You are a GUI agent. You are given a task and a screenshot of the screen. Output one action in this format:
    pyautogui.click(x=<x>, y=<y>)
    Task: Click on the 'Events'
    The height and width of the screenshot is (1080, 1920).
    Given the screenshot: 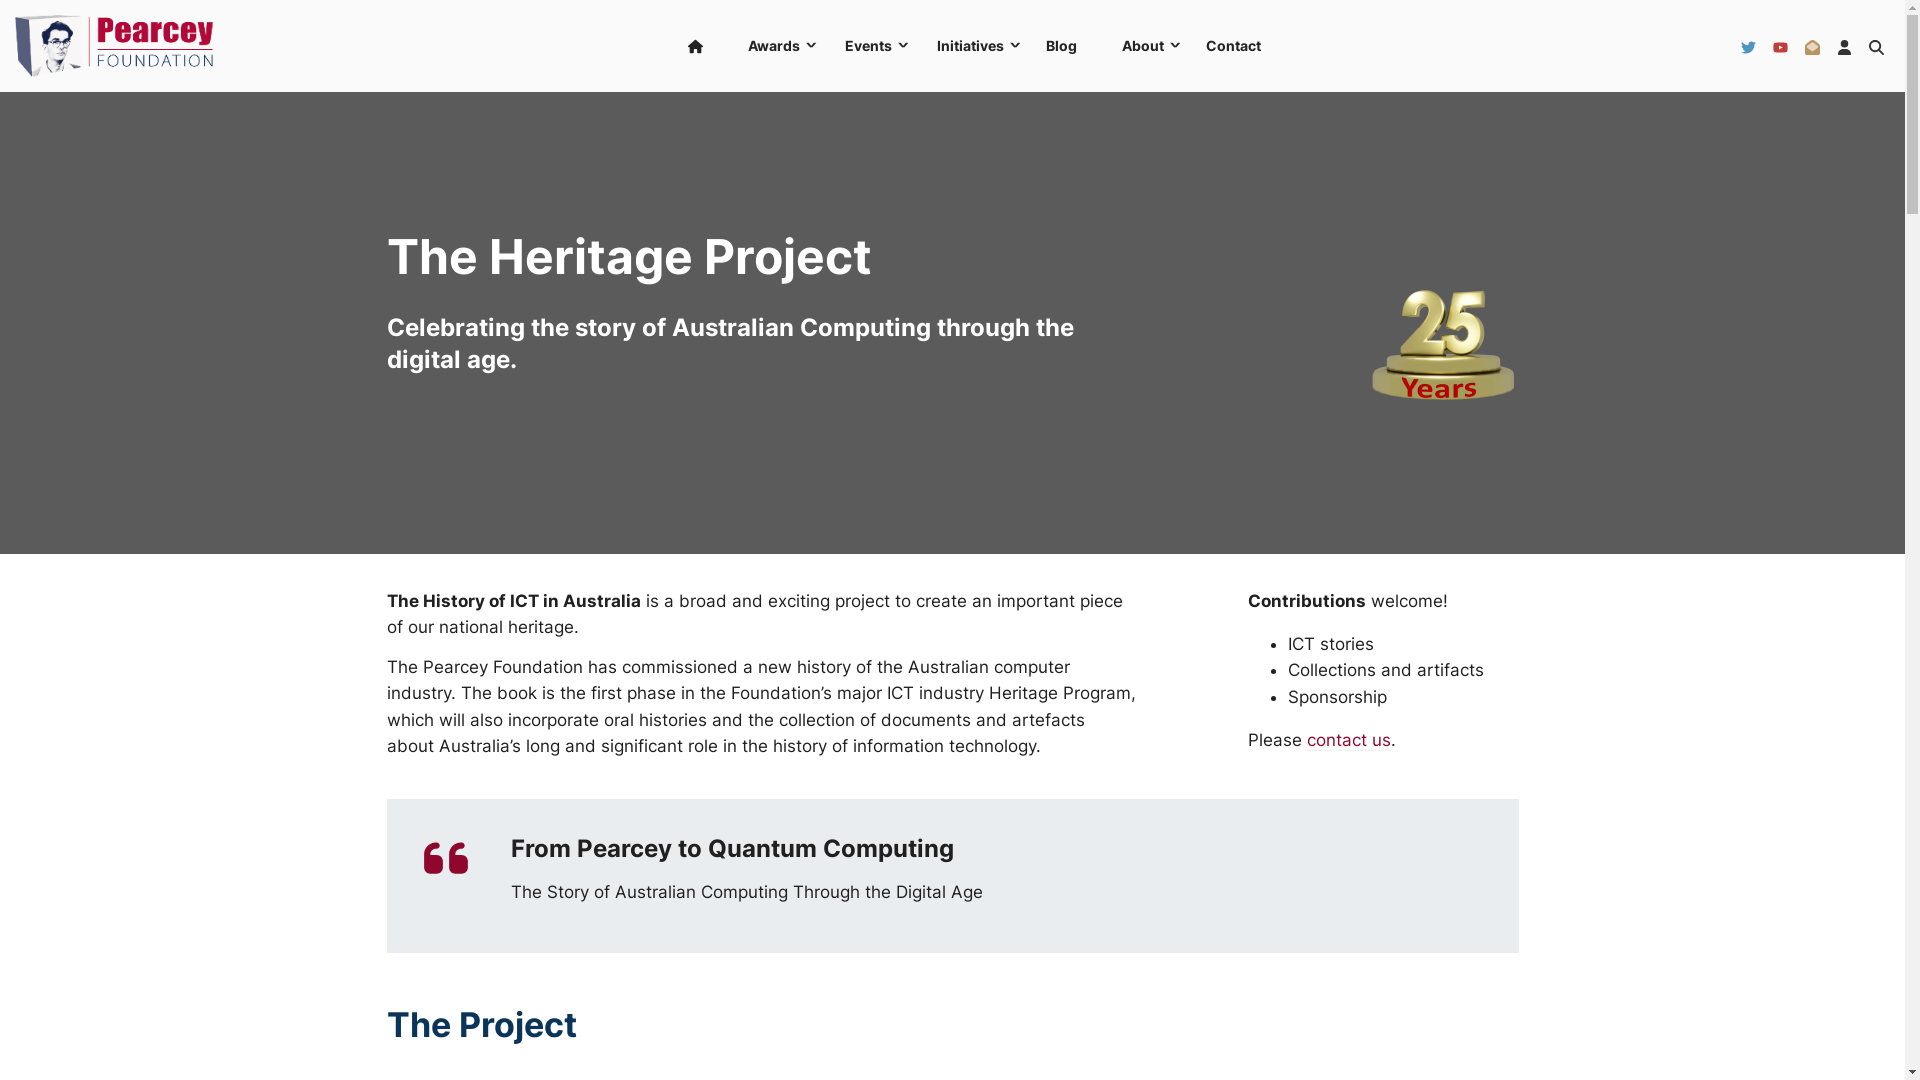 What is the action you would take?
    pyautogui.click(x=867, y=45)
    